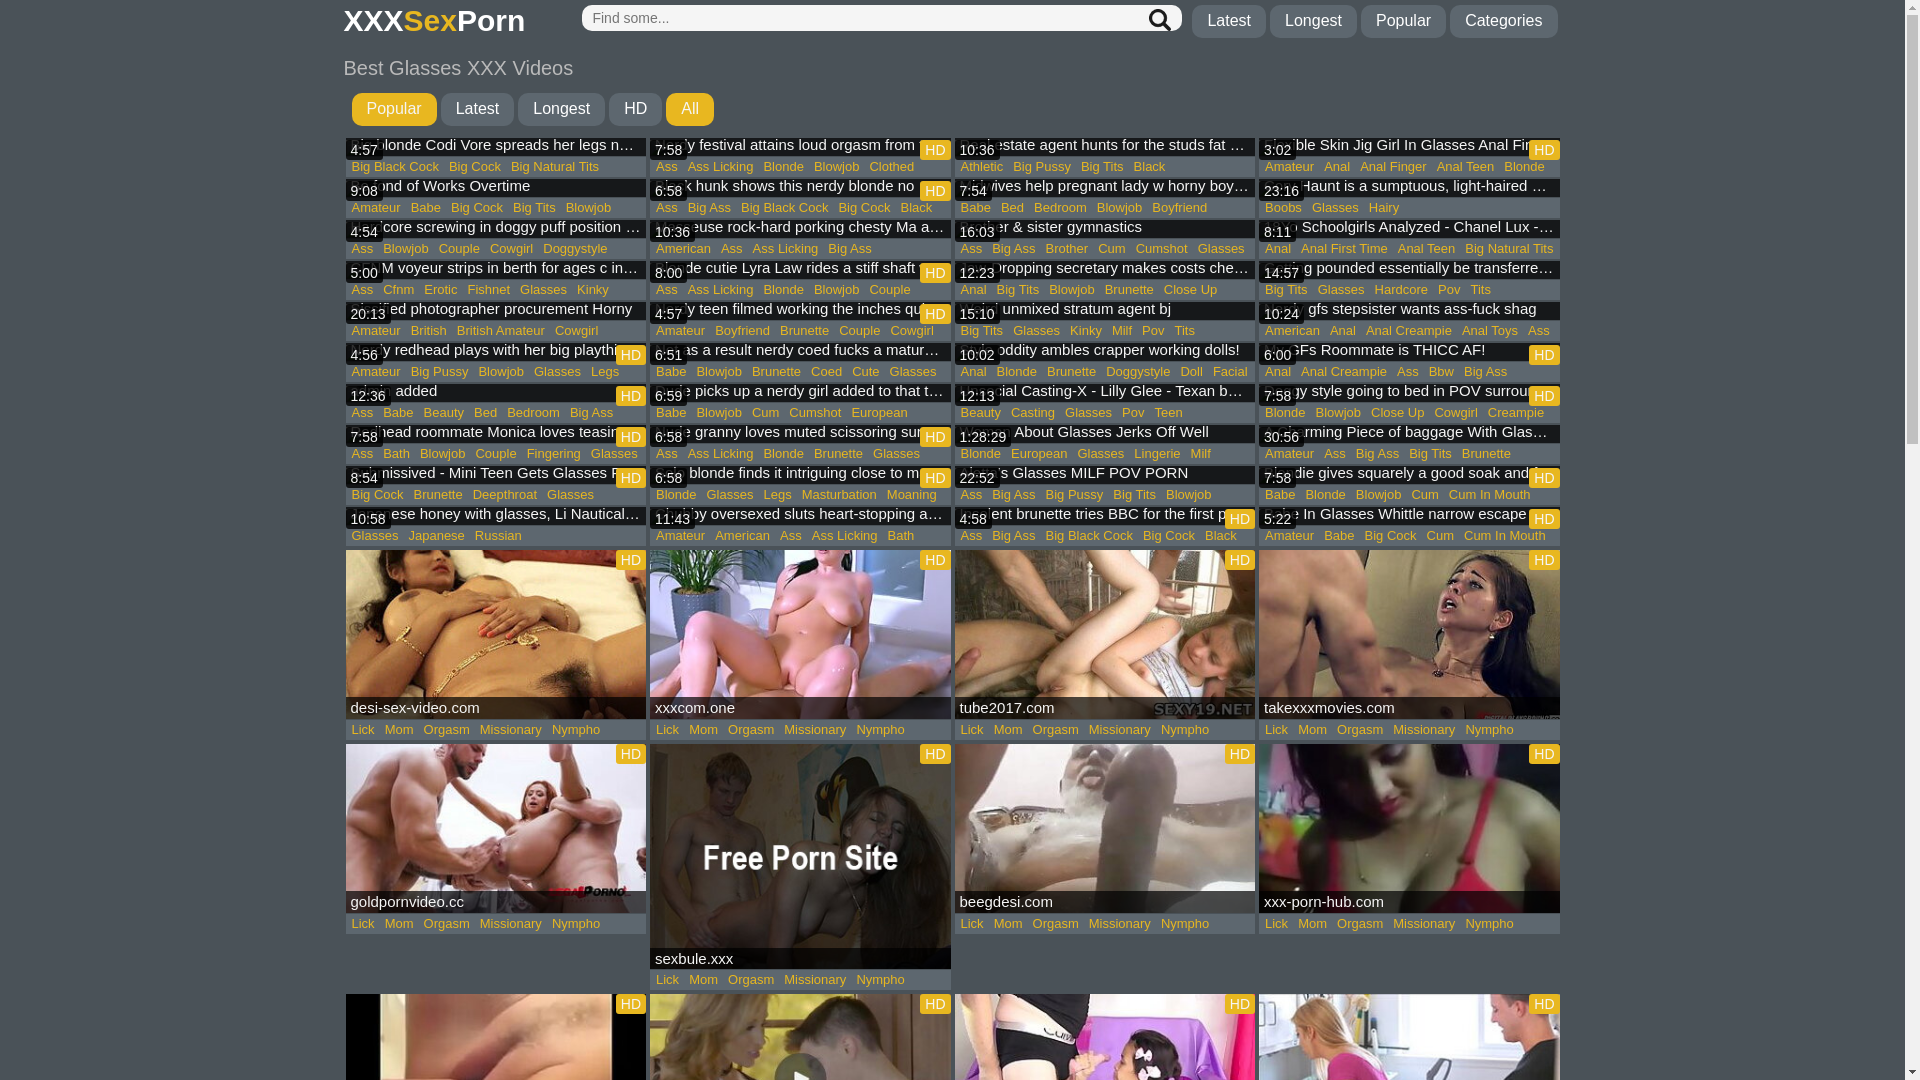 The image size is (1920, 1080). I want to click on 'Tits', so click(1479, 289).